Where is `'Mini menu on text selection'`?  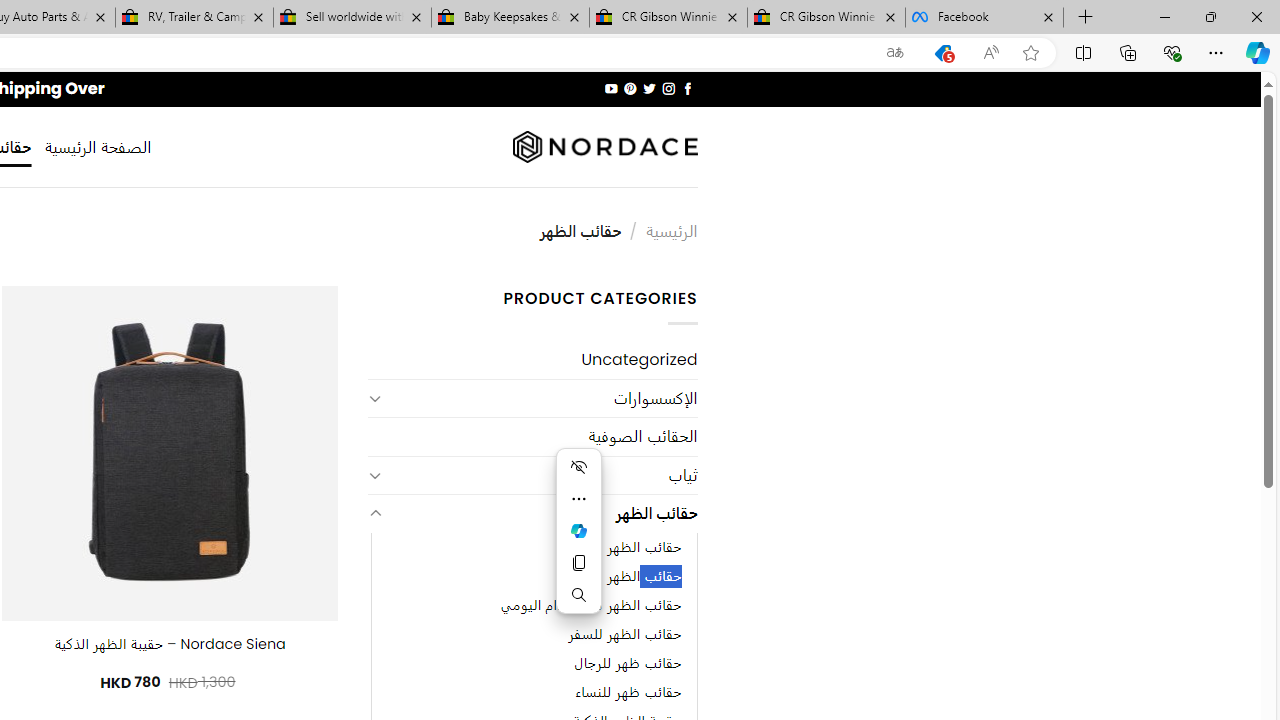 'Mini menu on text selection' is located at coordinates (578, 530).